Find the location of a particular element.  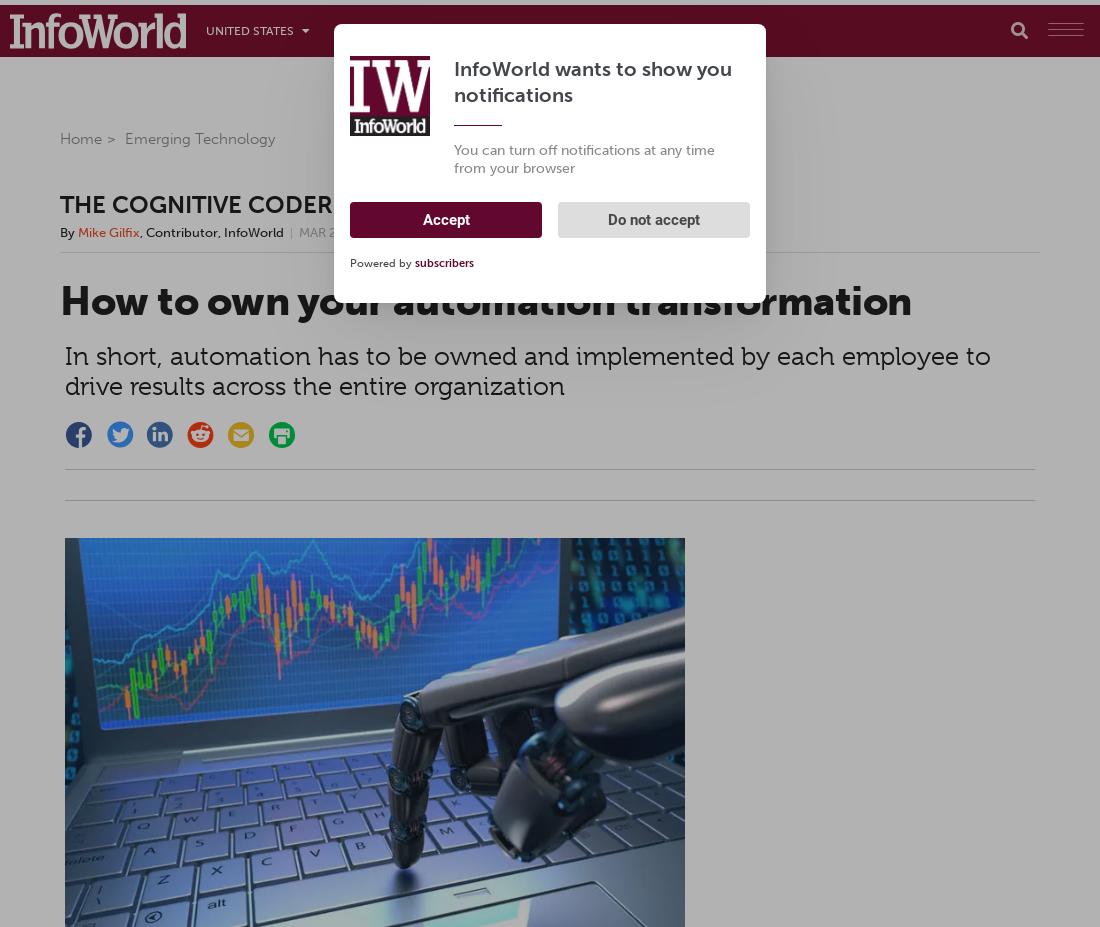

'The Cognitive Coder' is located at coordinates (195, 203).